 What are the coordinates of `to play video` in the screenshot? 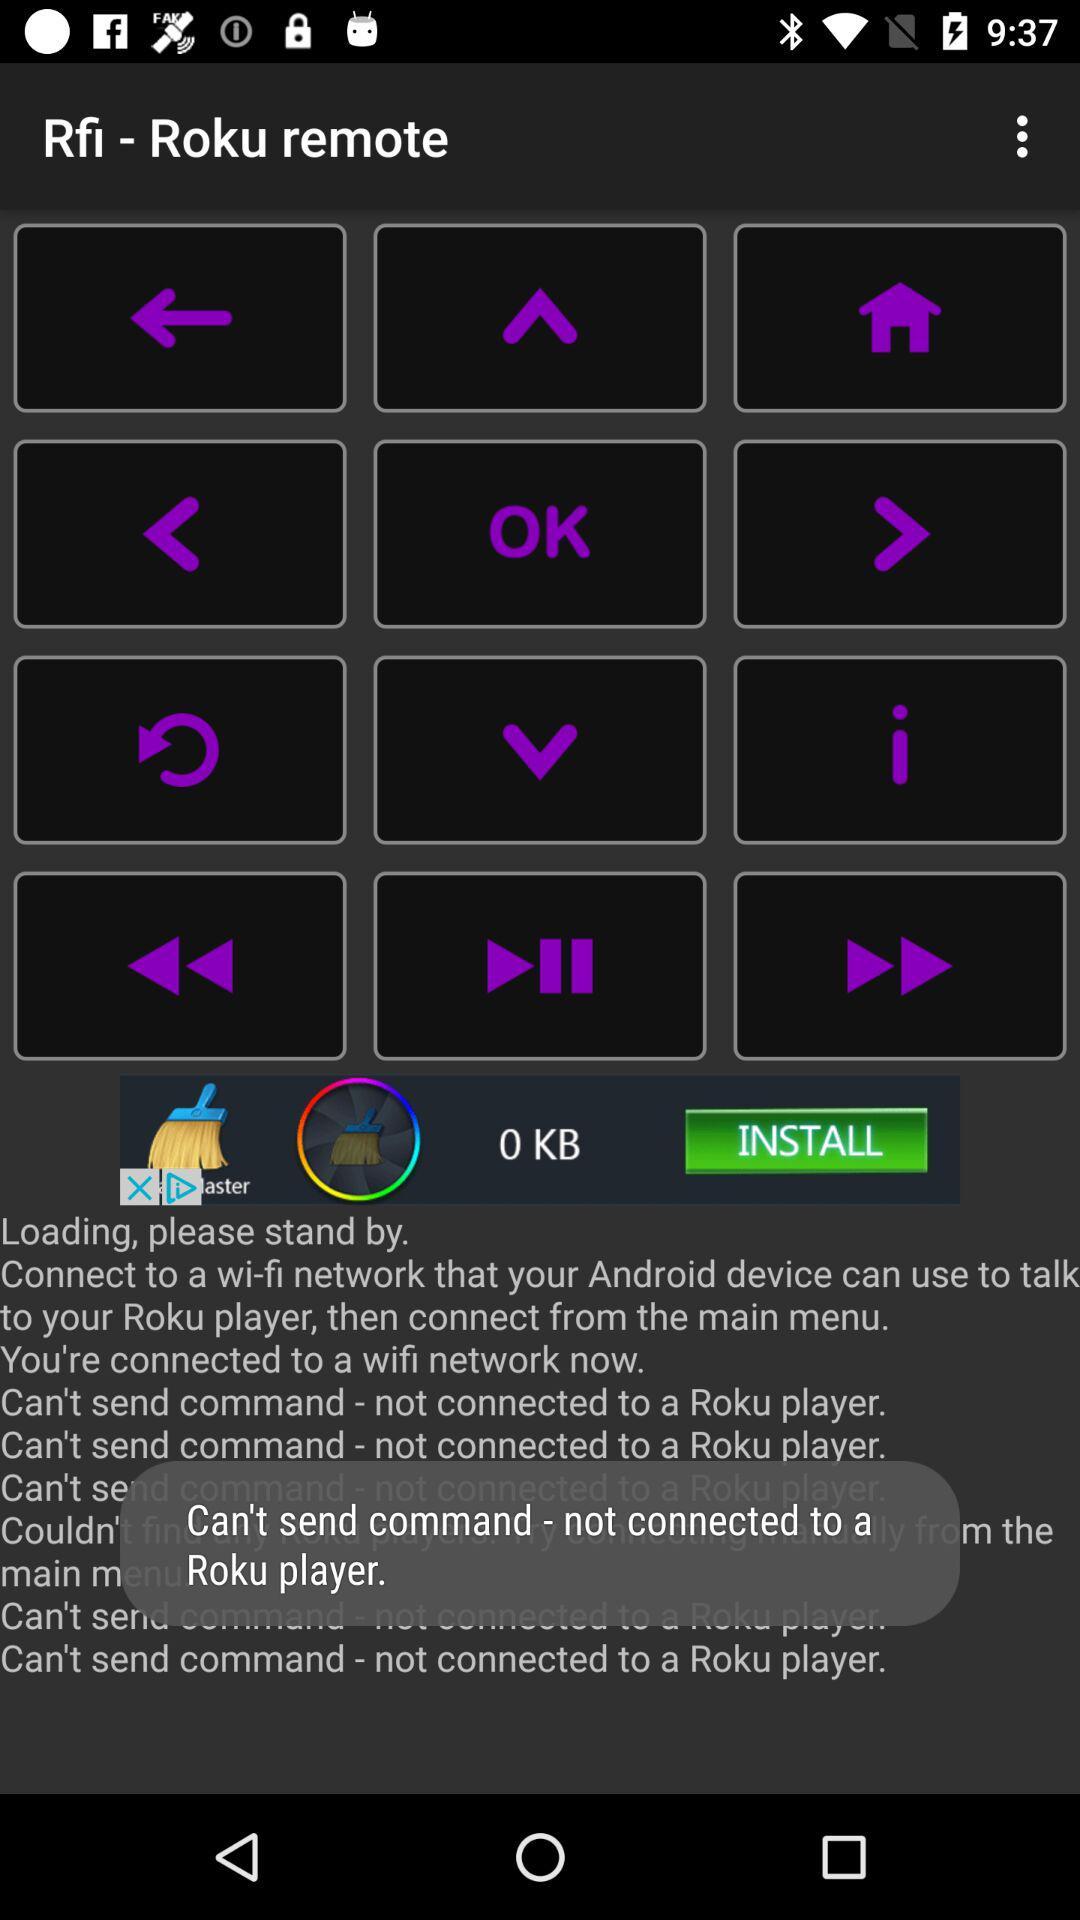 It's located at (540, 533).